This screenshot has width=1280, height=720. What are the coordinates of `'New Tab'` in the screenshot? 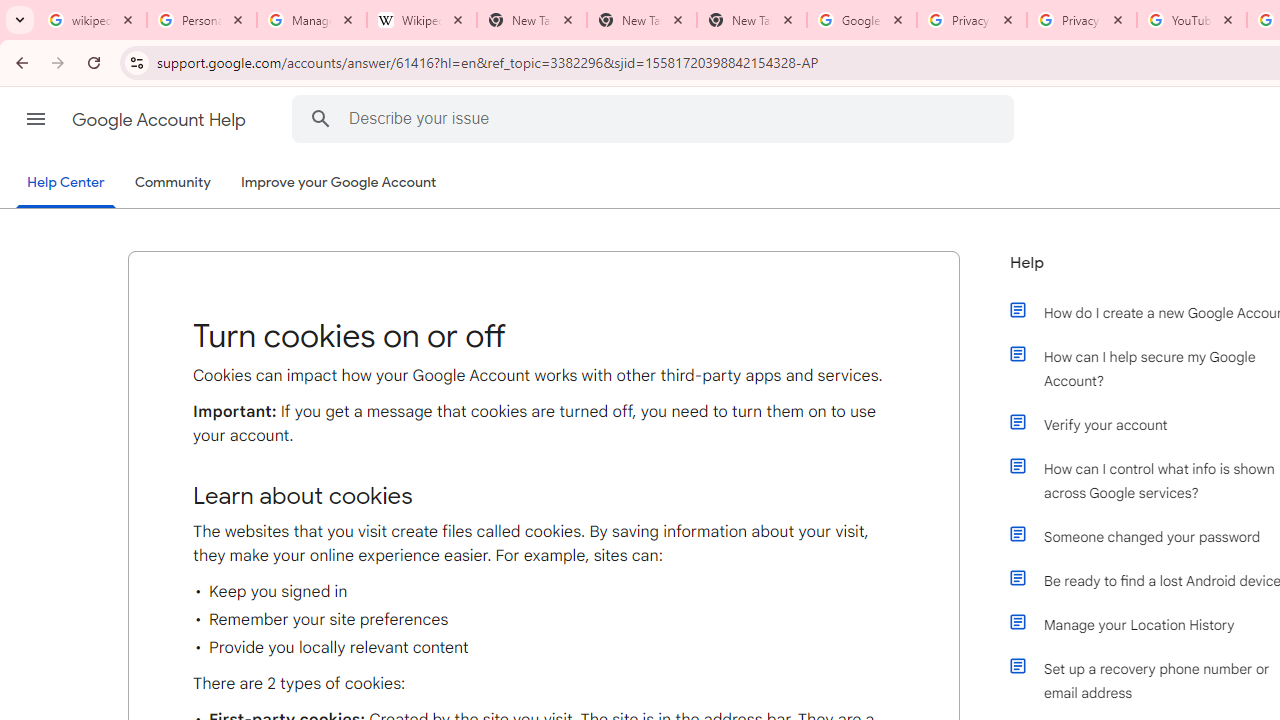 It's located at (751, 20).